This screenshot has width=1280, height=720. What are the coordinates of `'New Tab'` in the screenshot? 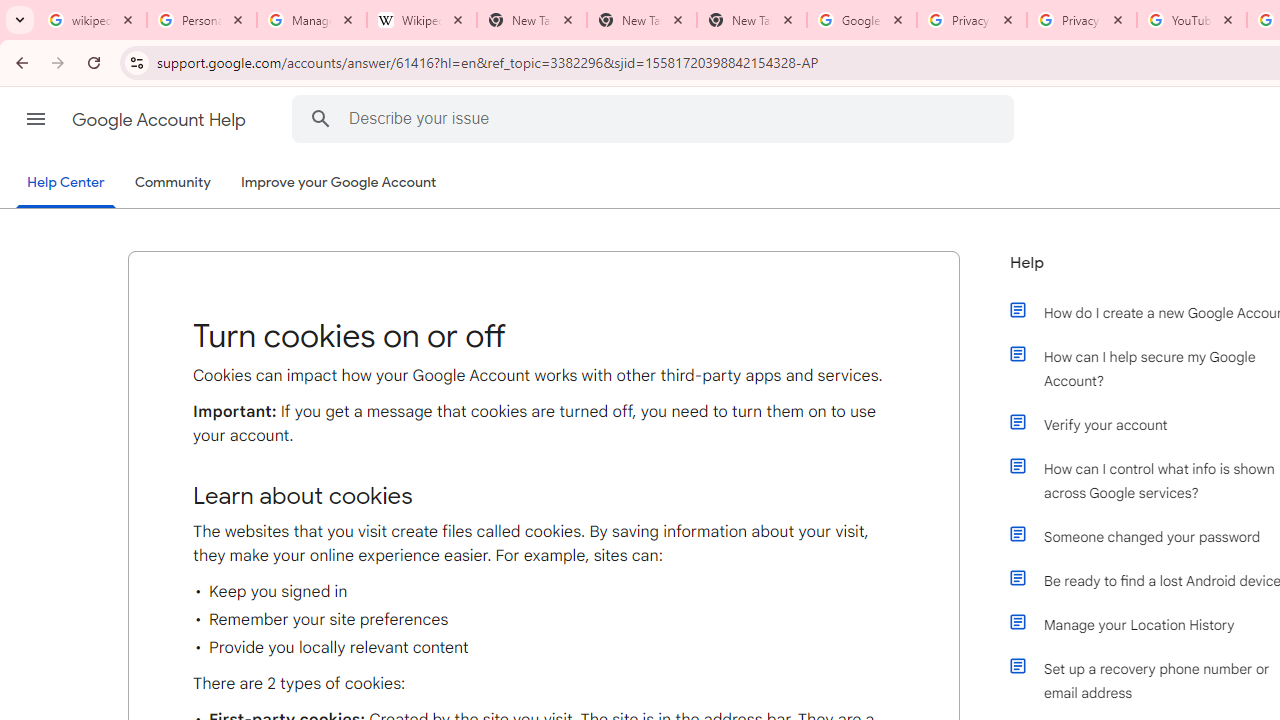 It's located at (751, 20).